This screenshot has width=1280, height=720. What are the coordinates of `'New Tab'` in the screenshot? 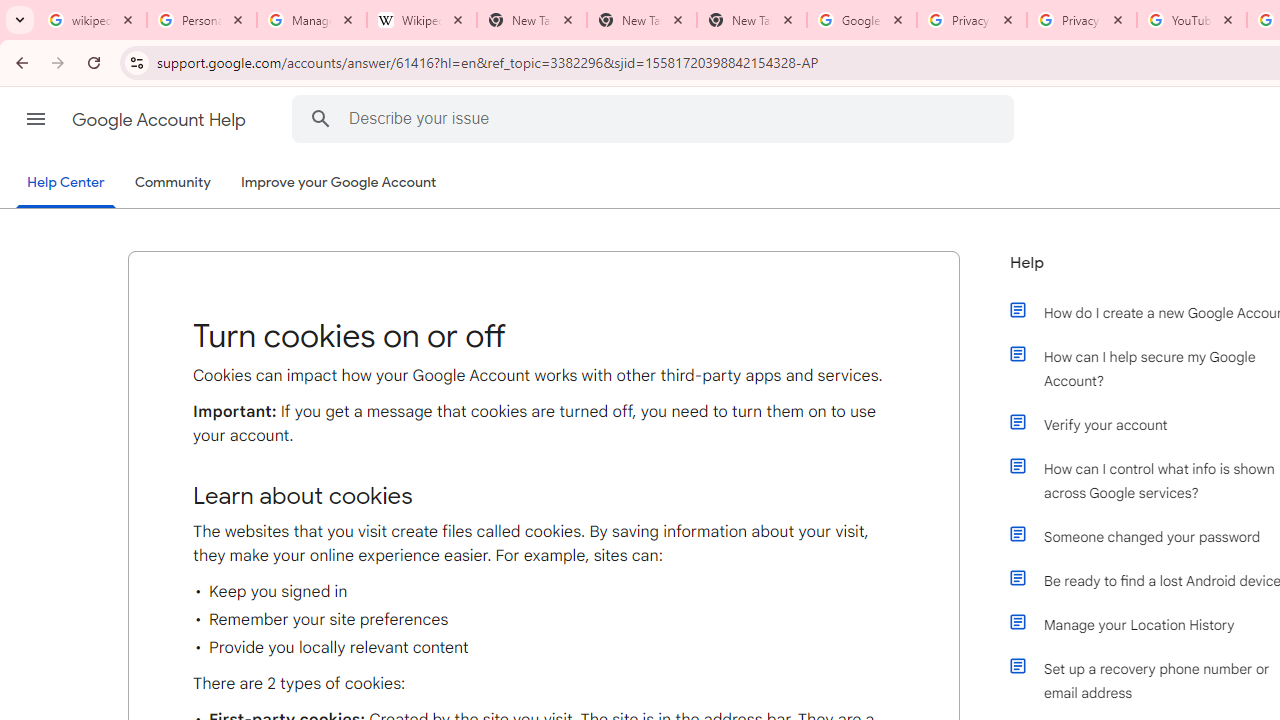 It's located at (751, 20).